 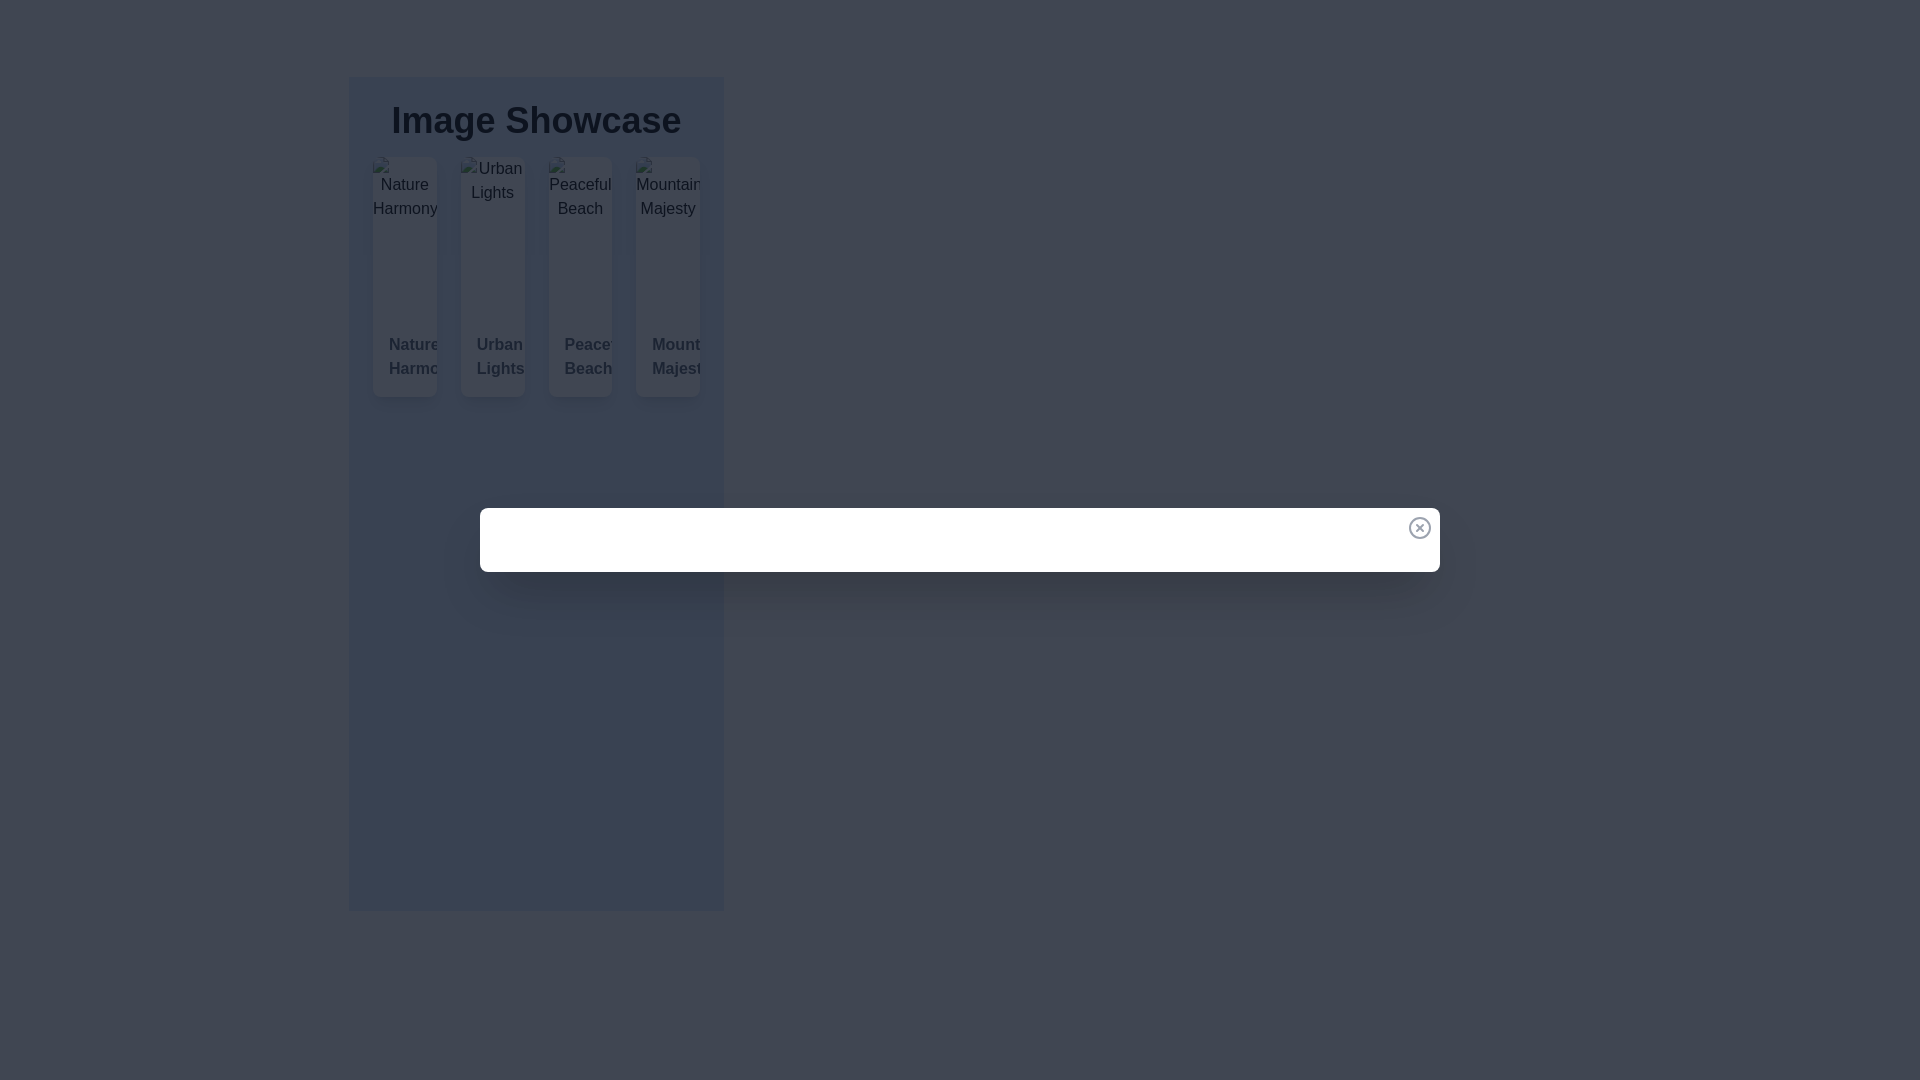 What do you see at coordinates (668, 356) in the screenshot?
I see `the content of the Text Label located at the bottom section of the white card representing 'Mountain Majesty', which is the last of four cards displayed horizontally in the 'Image Showcase' section` at bounding box center [668, 356].